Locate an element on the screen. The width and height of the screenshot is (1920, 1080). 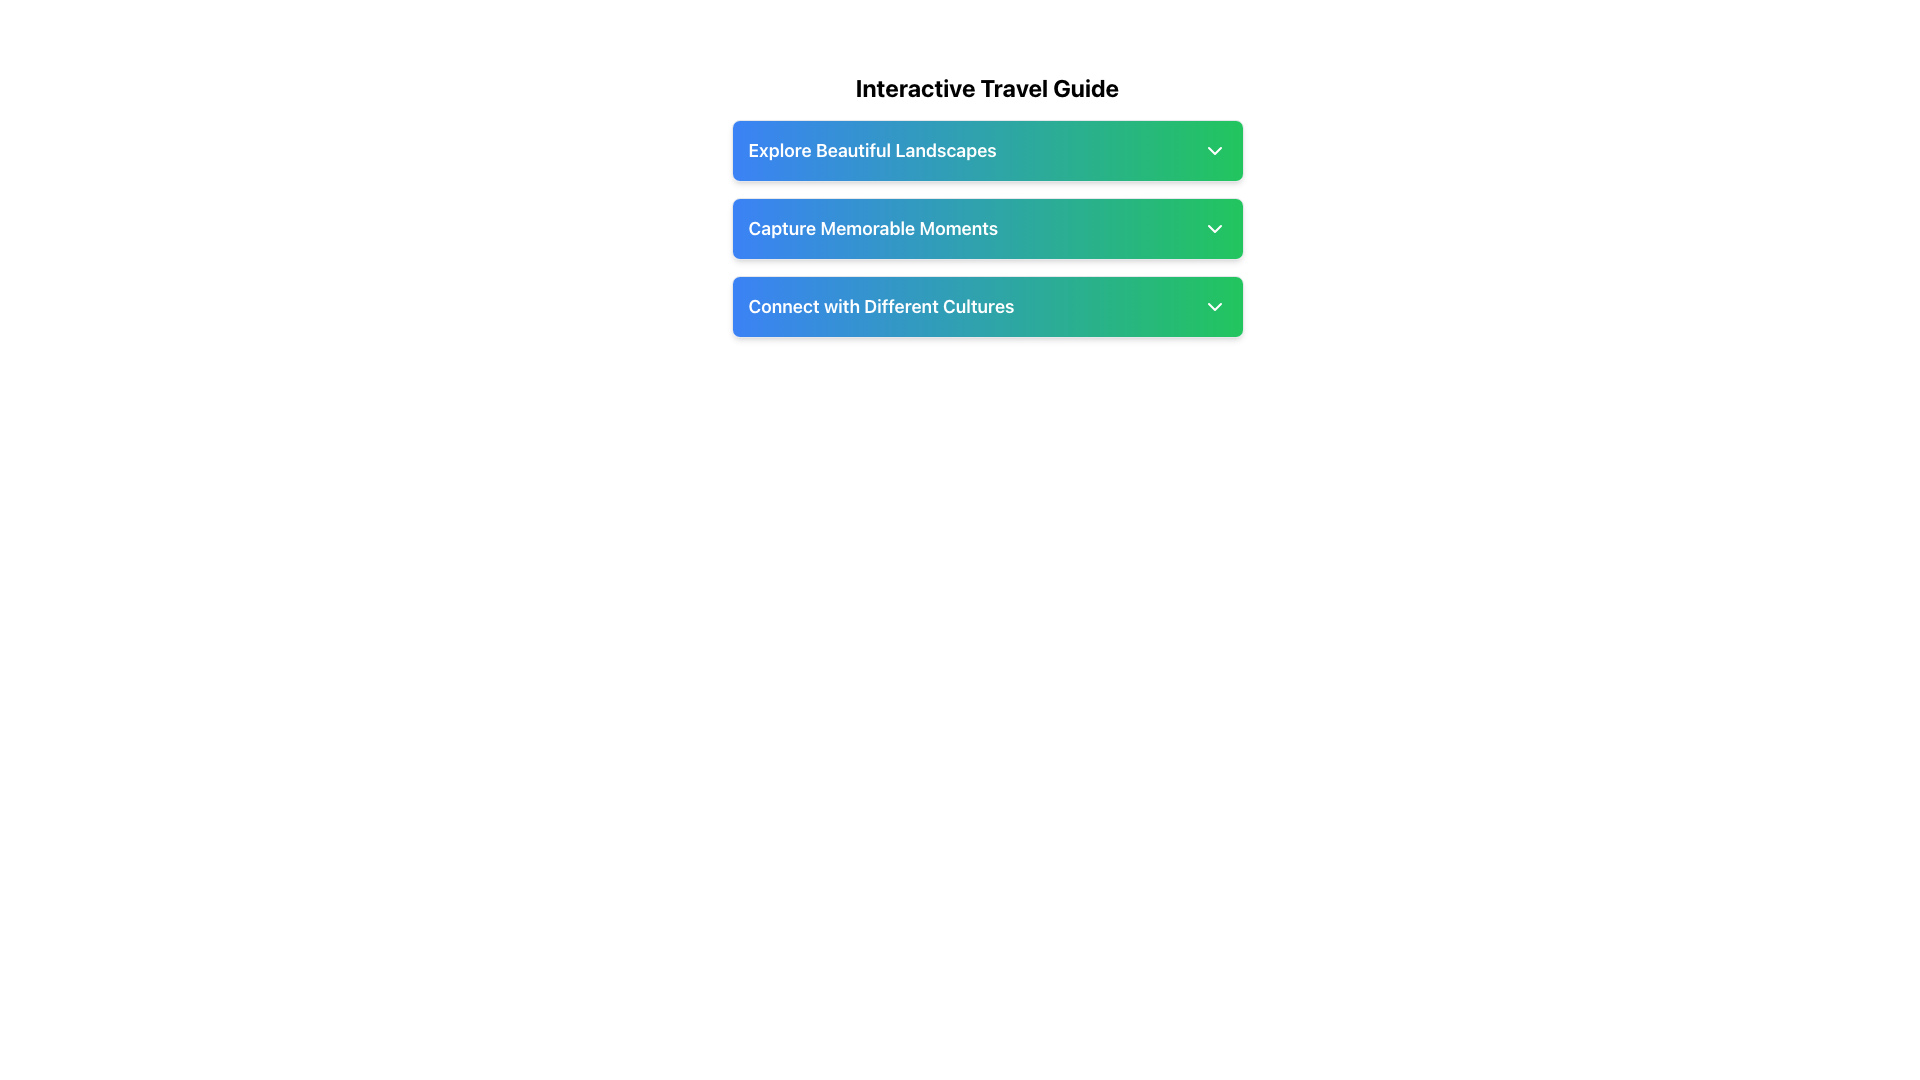
the third expandable panel titled 'Connect with Different Cultures' is located at coordinates (987, 307).